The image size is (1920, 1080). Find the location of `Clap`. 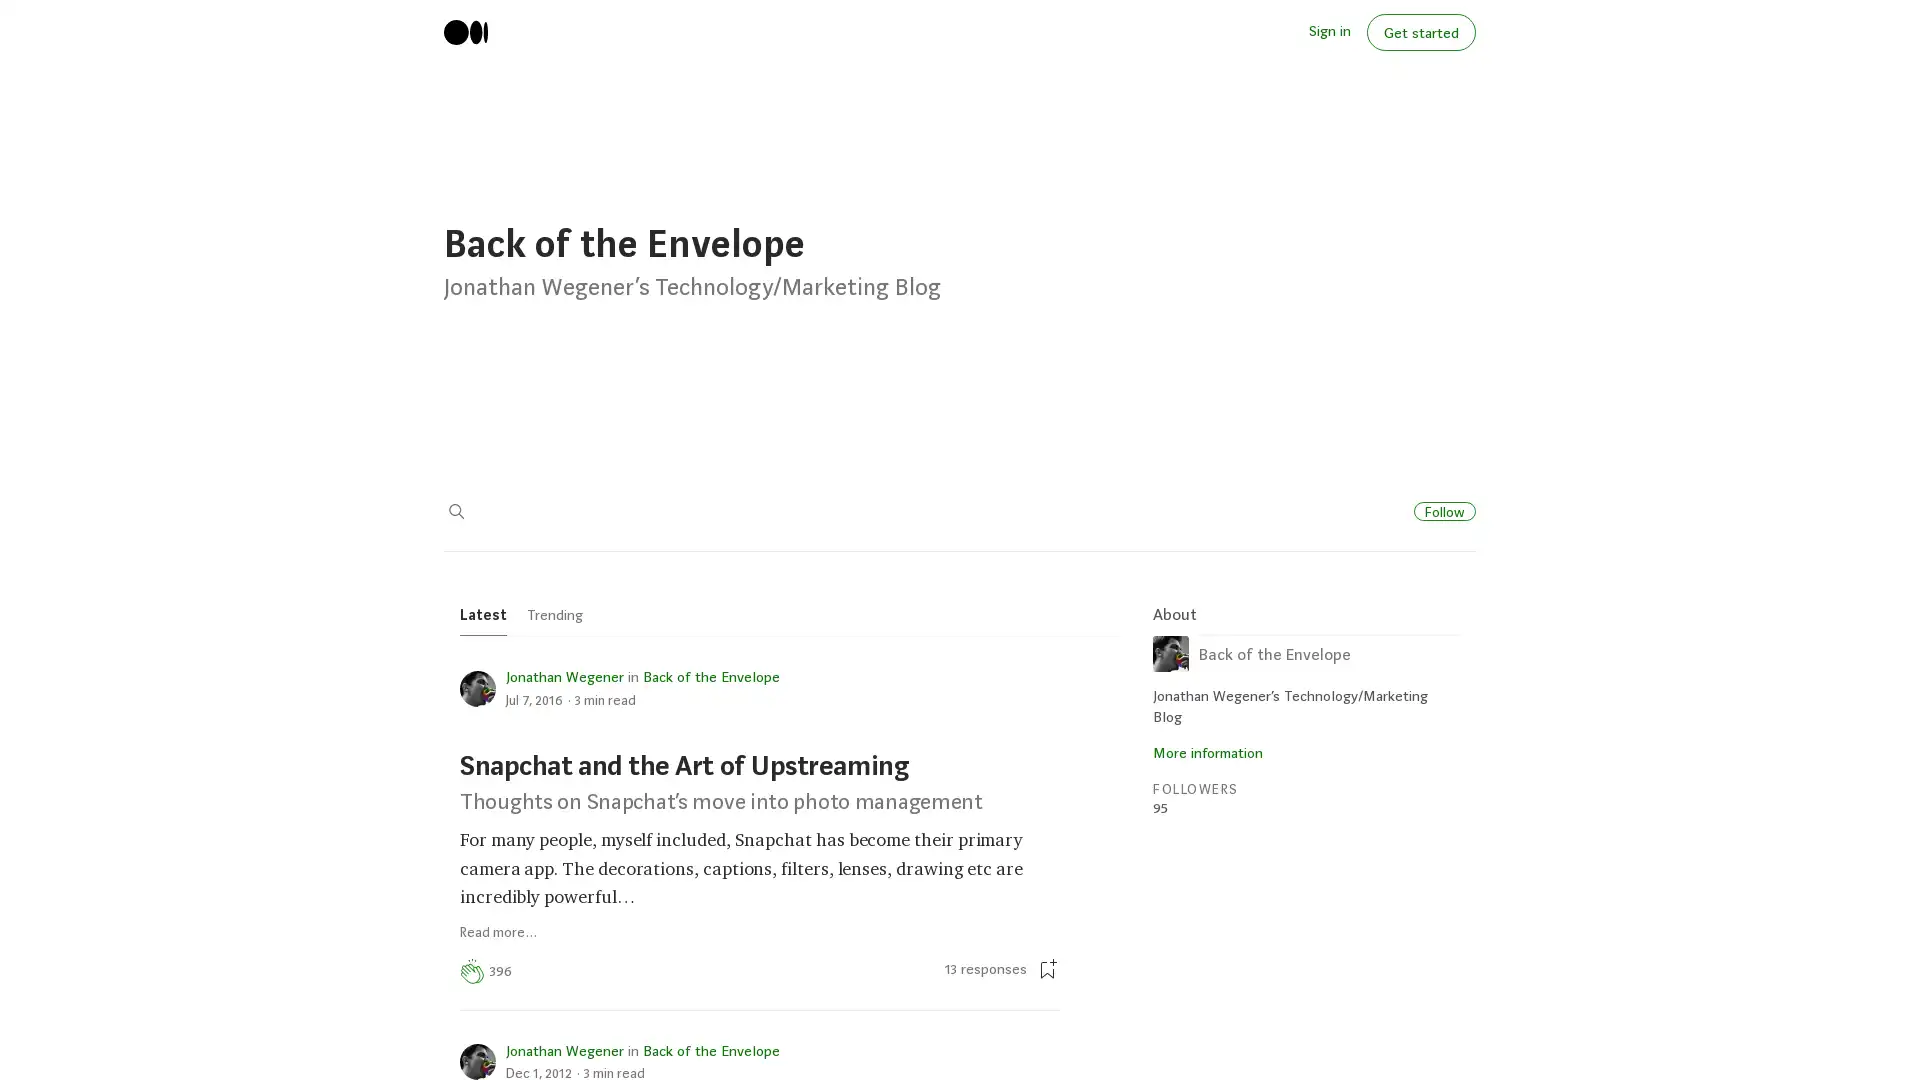

Clap is located at coordinates (471, 970).